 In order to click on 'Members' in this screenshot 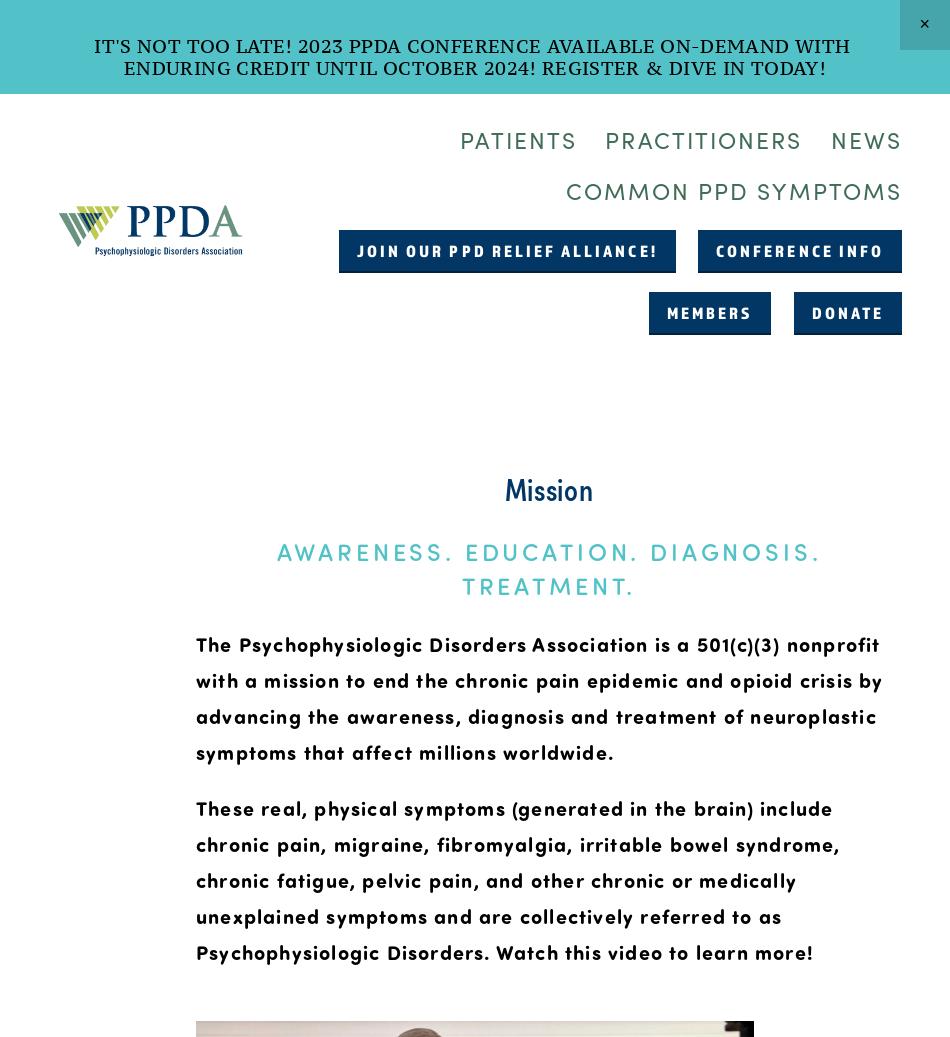, I will do `click(709, 310)`.